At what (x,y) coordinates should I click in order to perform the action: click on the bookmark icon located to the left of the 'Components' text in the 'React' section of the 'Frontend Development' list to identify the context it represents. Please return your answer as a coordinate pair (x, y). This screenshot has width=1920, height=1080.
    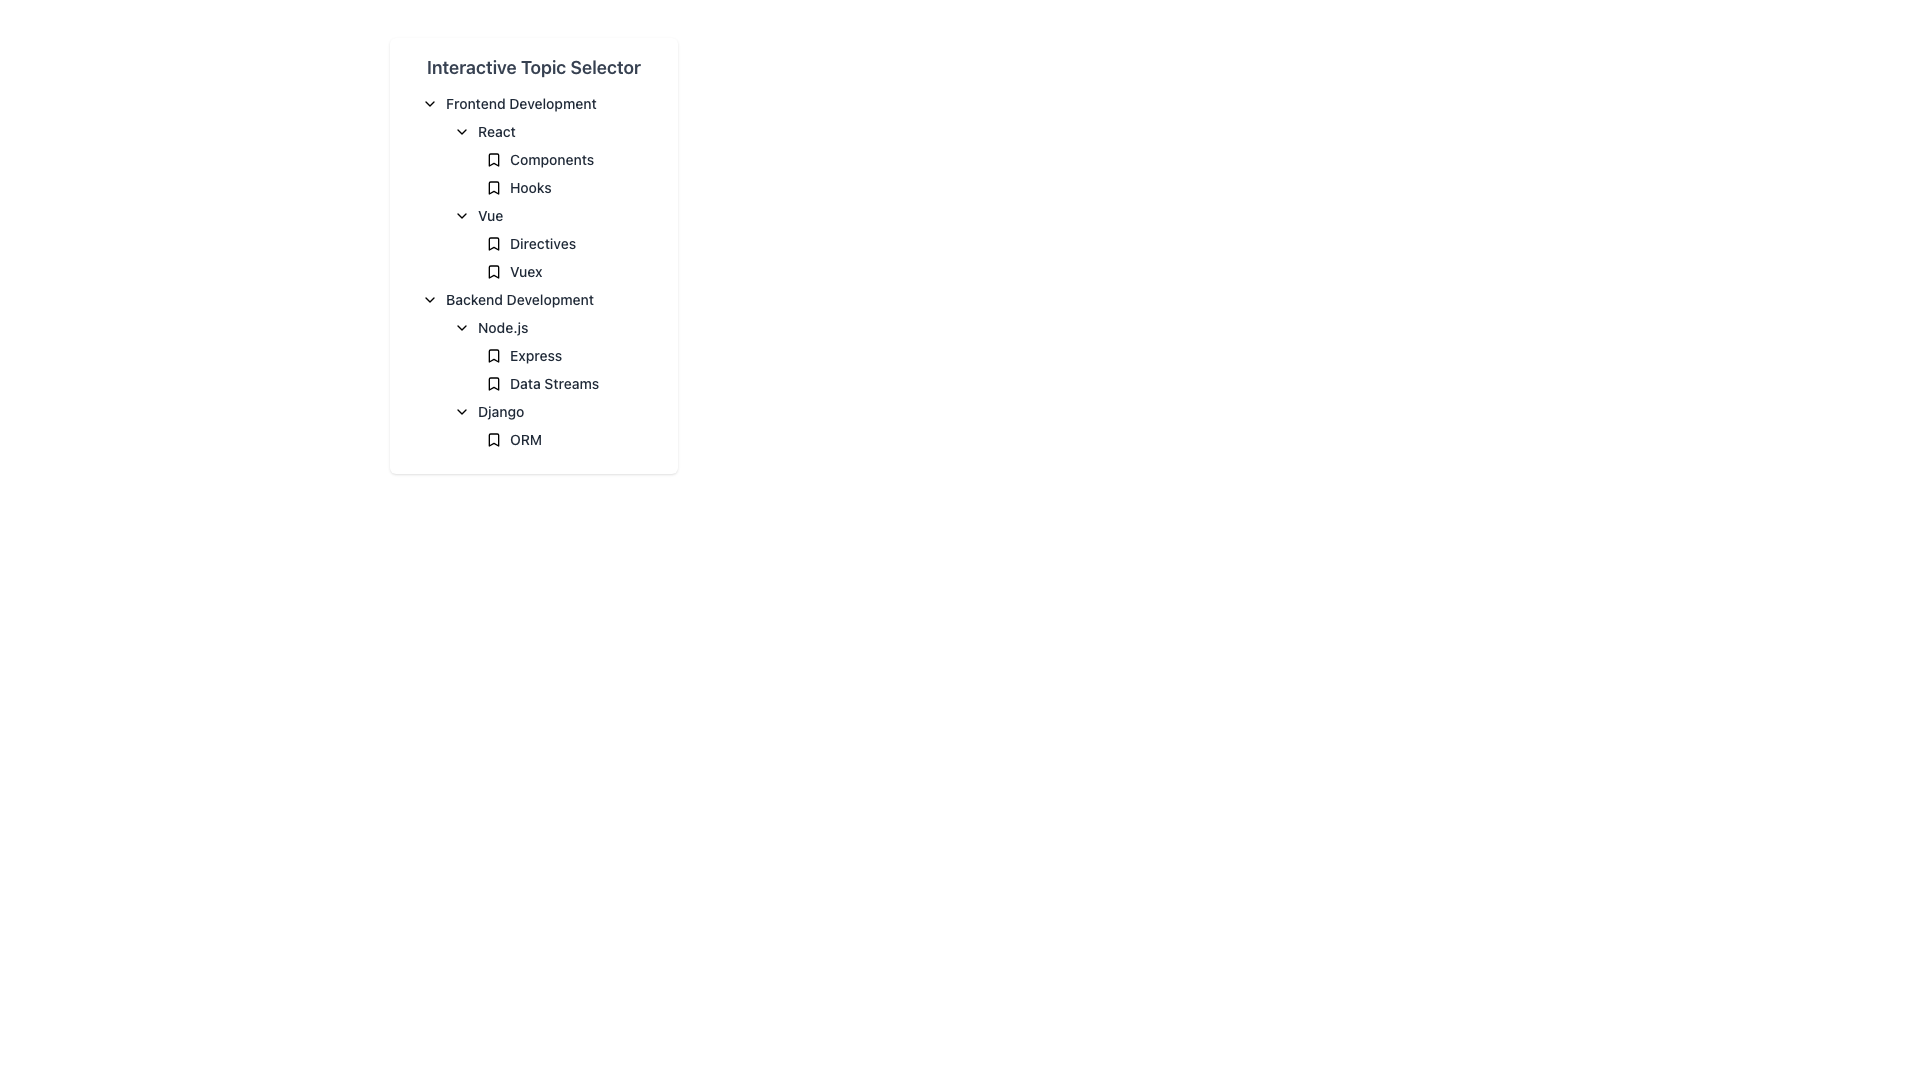
    Looking at the image, I should click on (494, 158).